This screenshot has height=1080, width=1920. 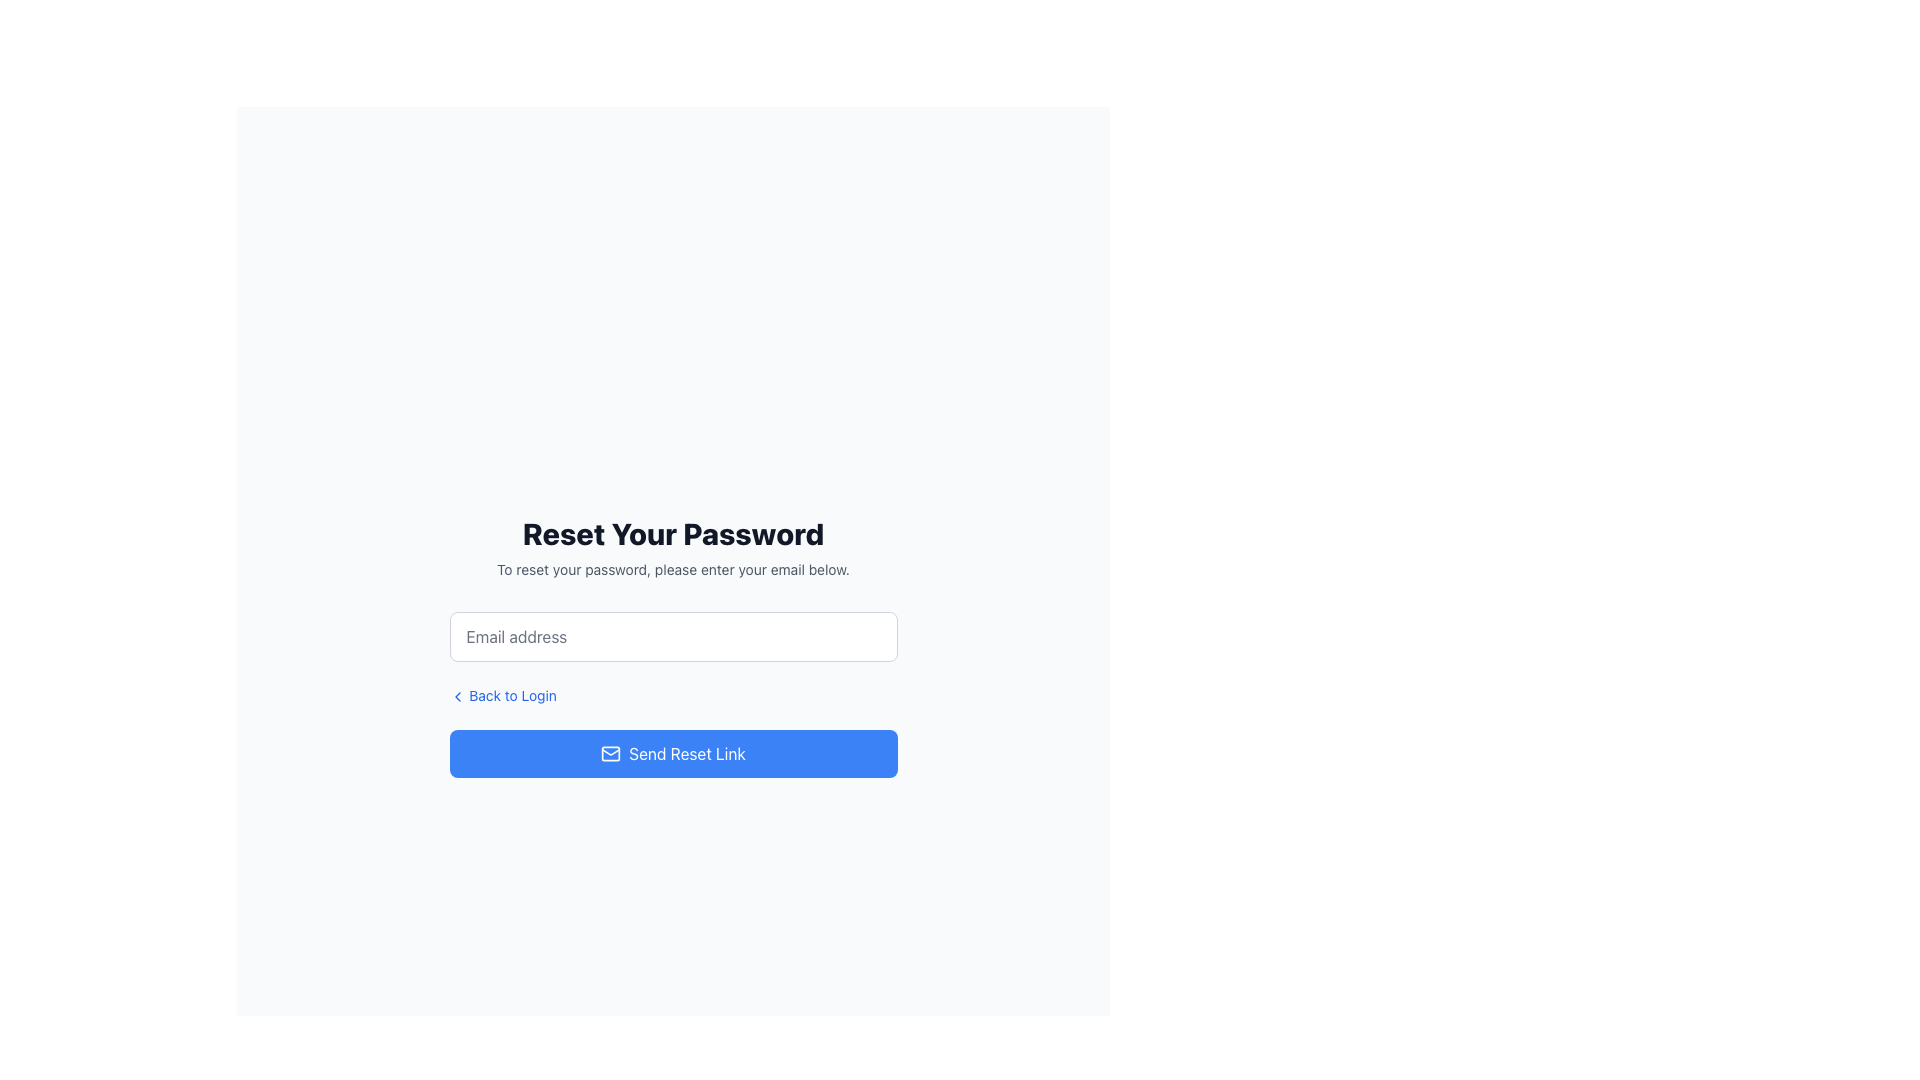 I want to click on the 'Send Reset Link' text label which is part of a blue button located at the bottom of the password reset page, so click(x=687, y=753).